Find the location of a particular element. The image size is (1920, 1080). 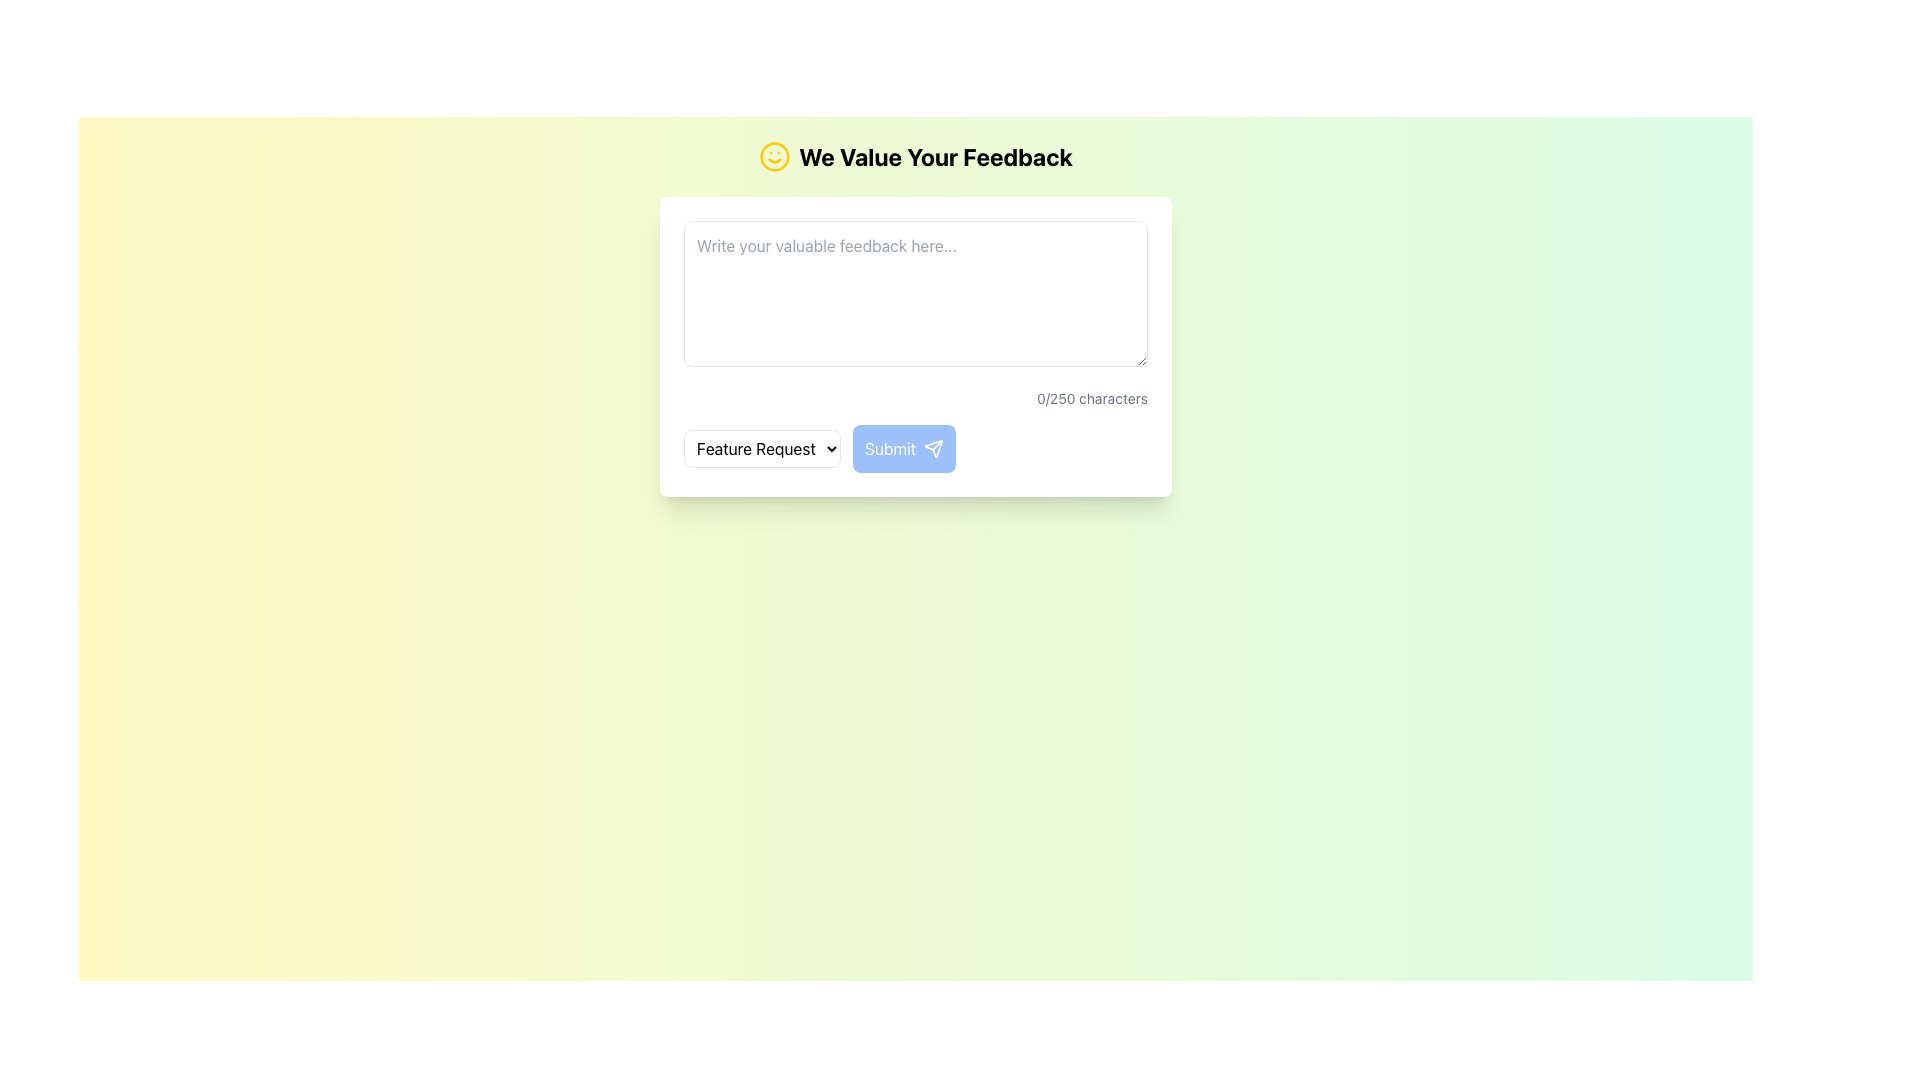

the static text with icon that serves as the title for the feedback form, located at the top center of the interface is located at coordinates (915, 156).